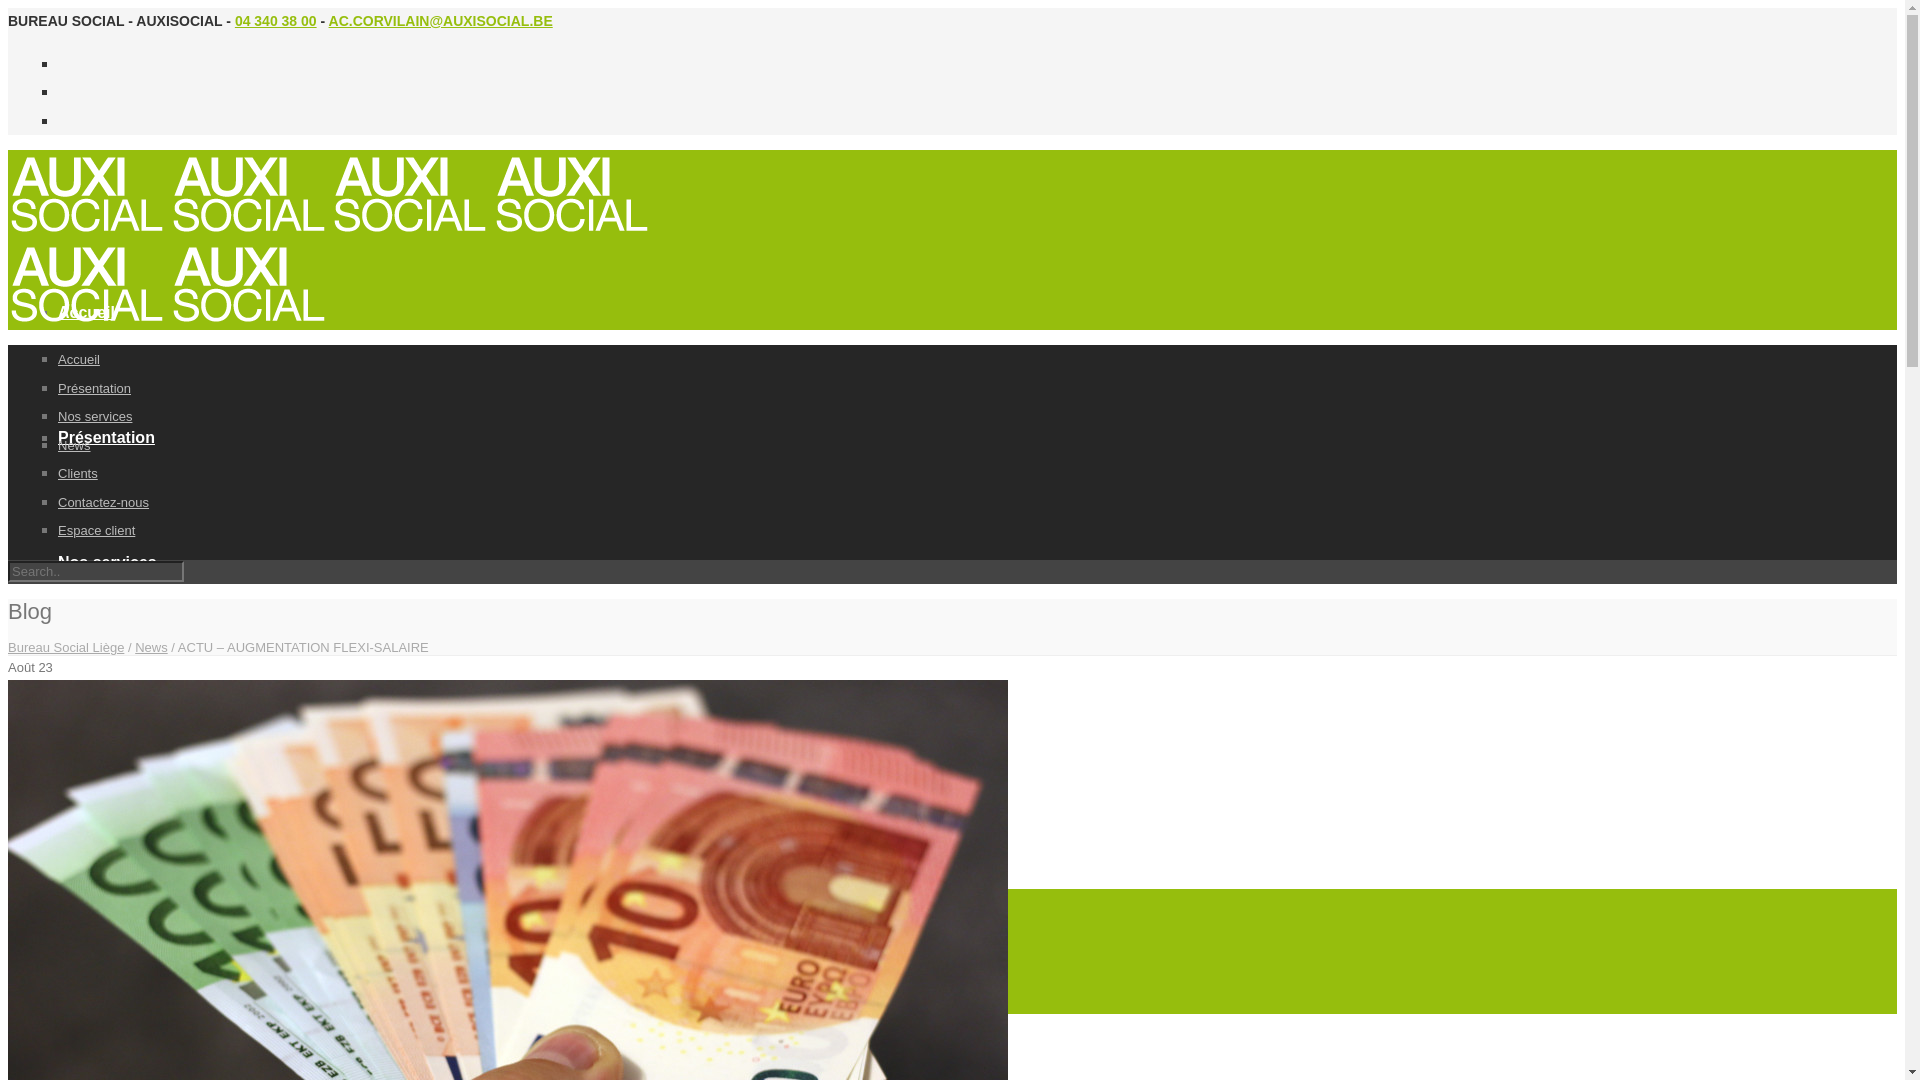 The width and height of the screenshot is (1920, 1080). What do you see at coordinates (440, 20) in the screenshot?
I see `'AC.CORVILAIN@AUXISOCIAL.BE'` at bounding box center [440, 20].